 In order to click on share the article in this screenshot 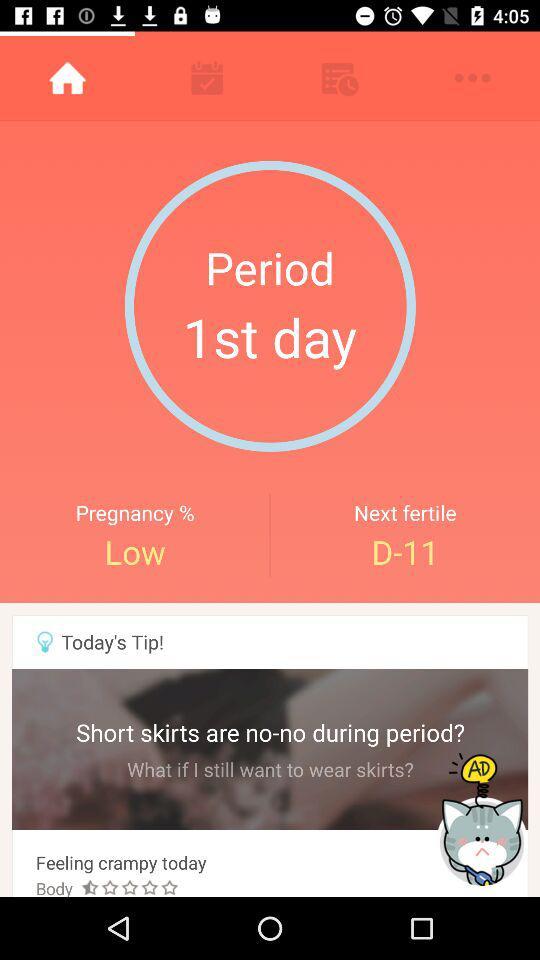, I will do `click(483, 820)`.